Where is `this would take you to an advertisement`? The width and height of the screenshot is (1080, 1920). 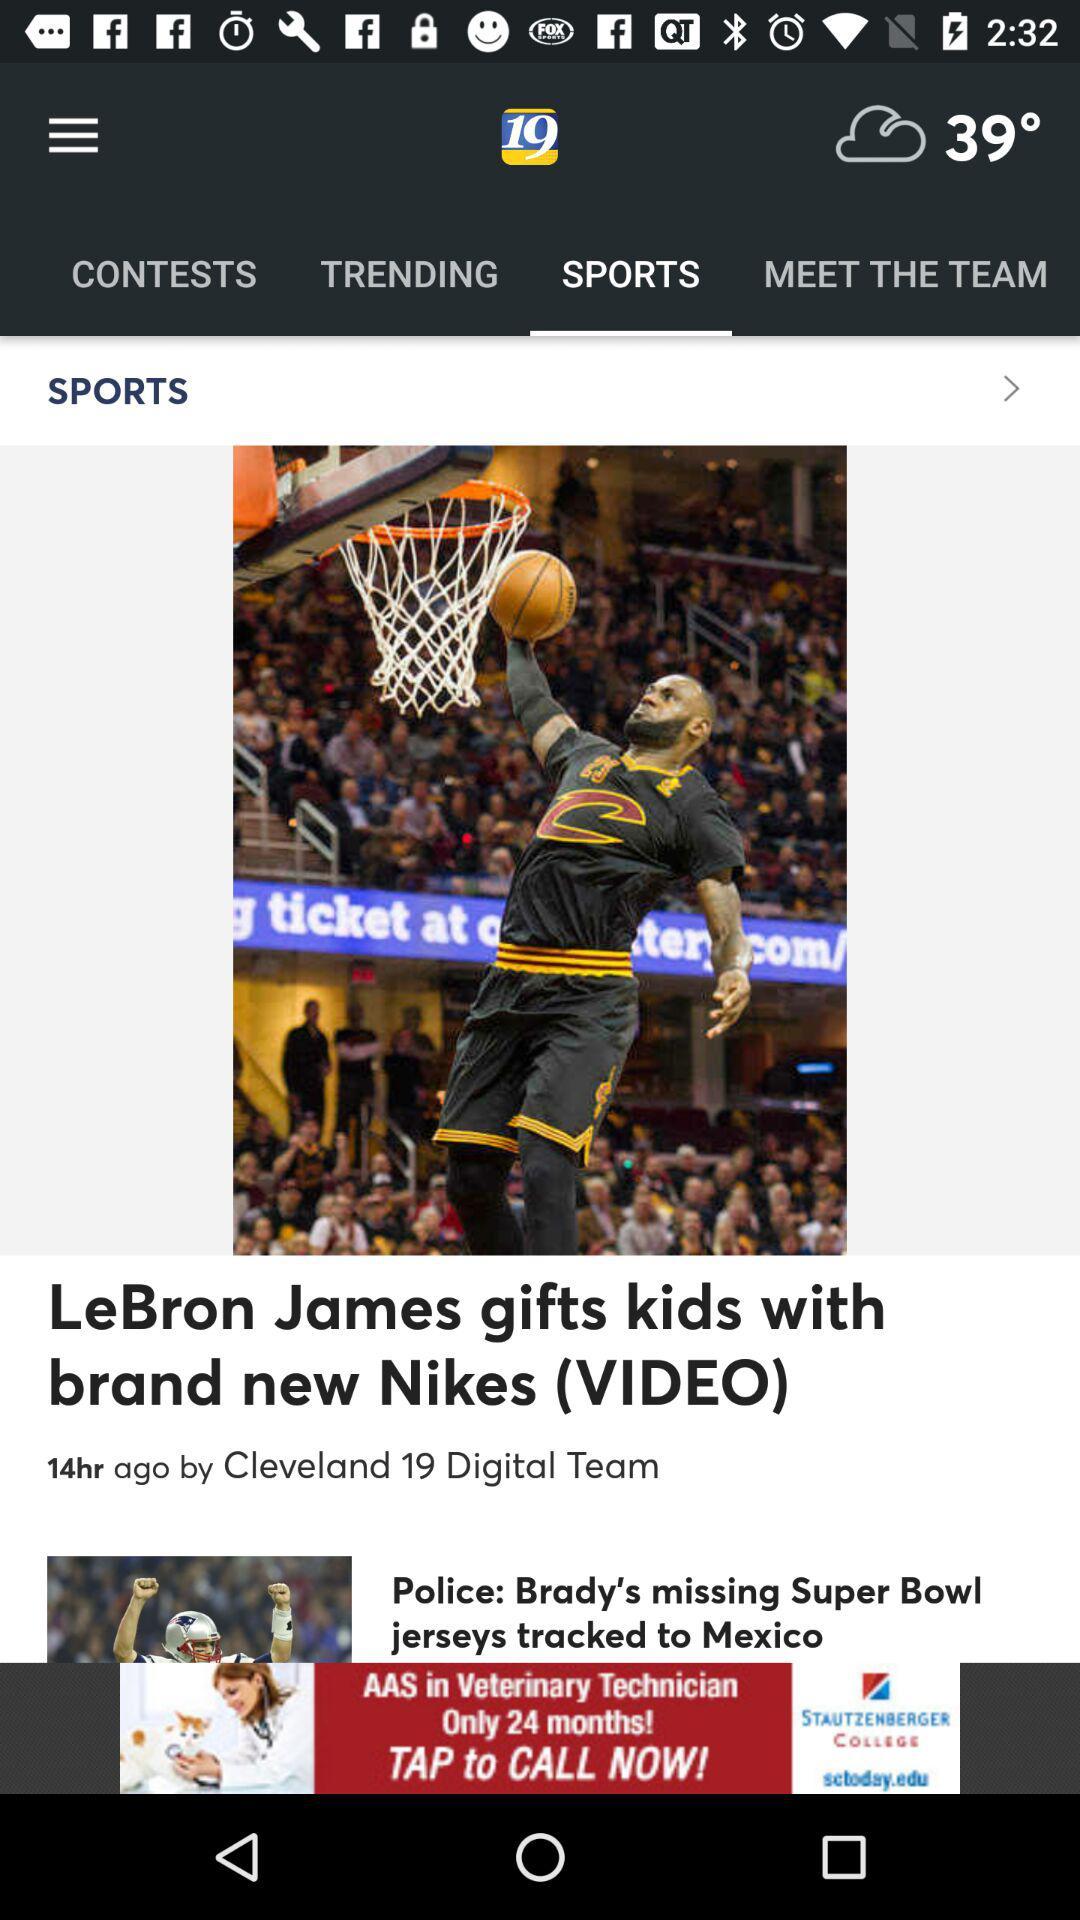
this would take you to an advertisement is located at coordinates (540, 1727).